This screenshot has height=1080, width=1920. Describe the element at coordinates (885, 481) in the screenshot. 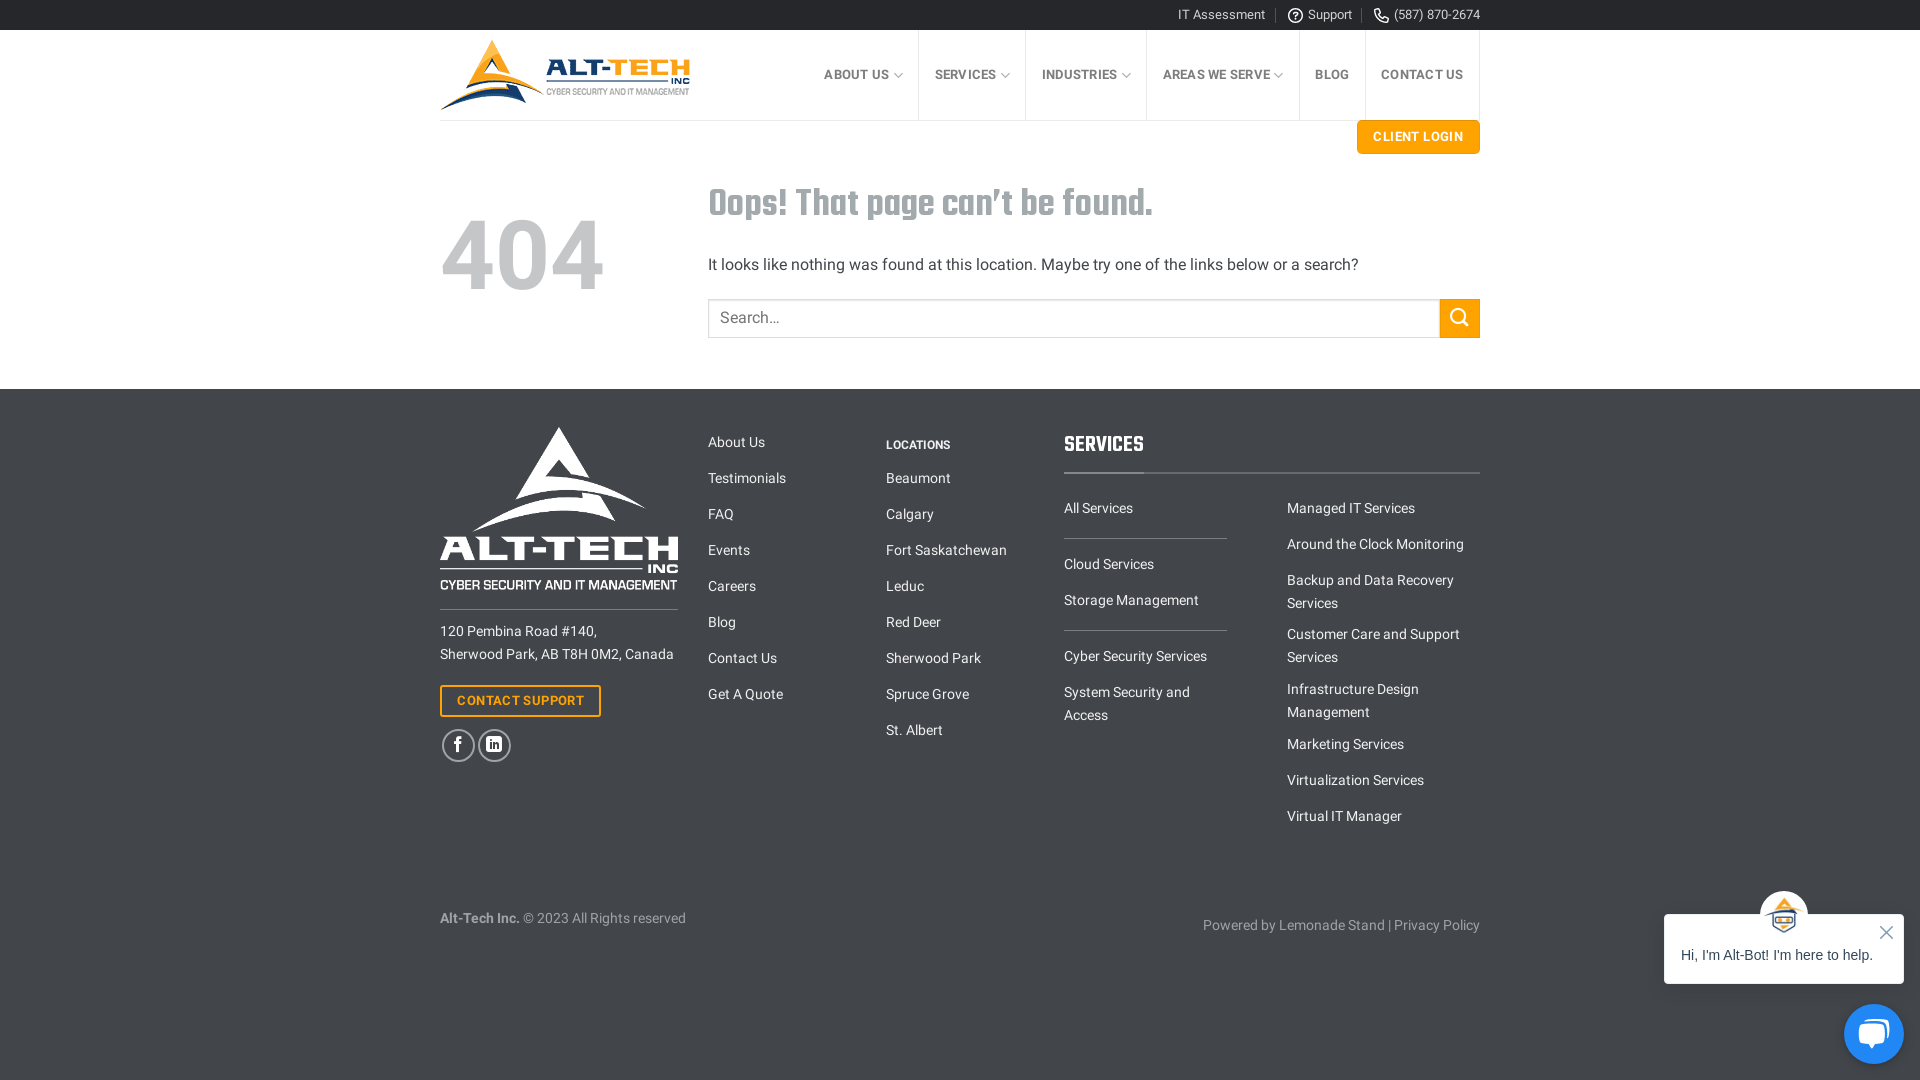

I see `'Beaumont'` at that location.